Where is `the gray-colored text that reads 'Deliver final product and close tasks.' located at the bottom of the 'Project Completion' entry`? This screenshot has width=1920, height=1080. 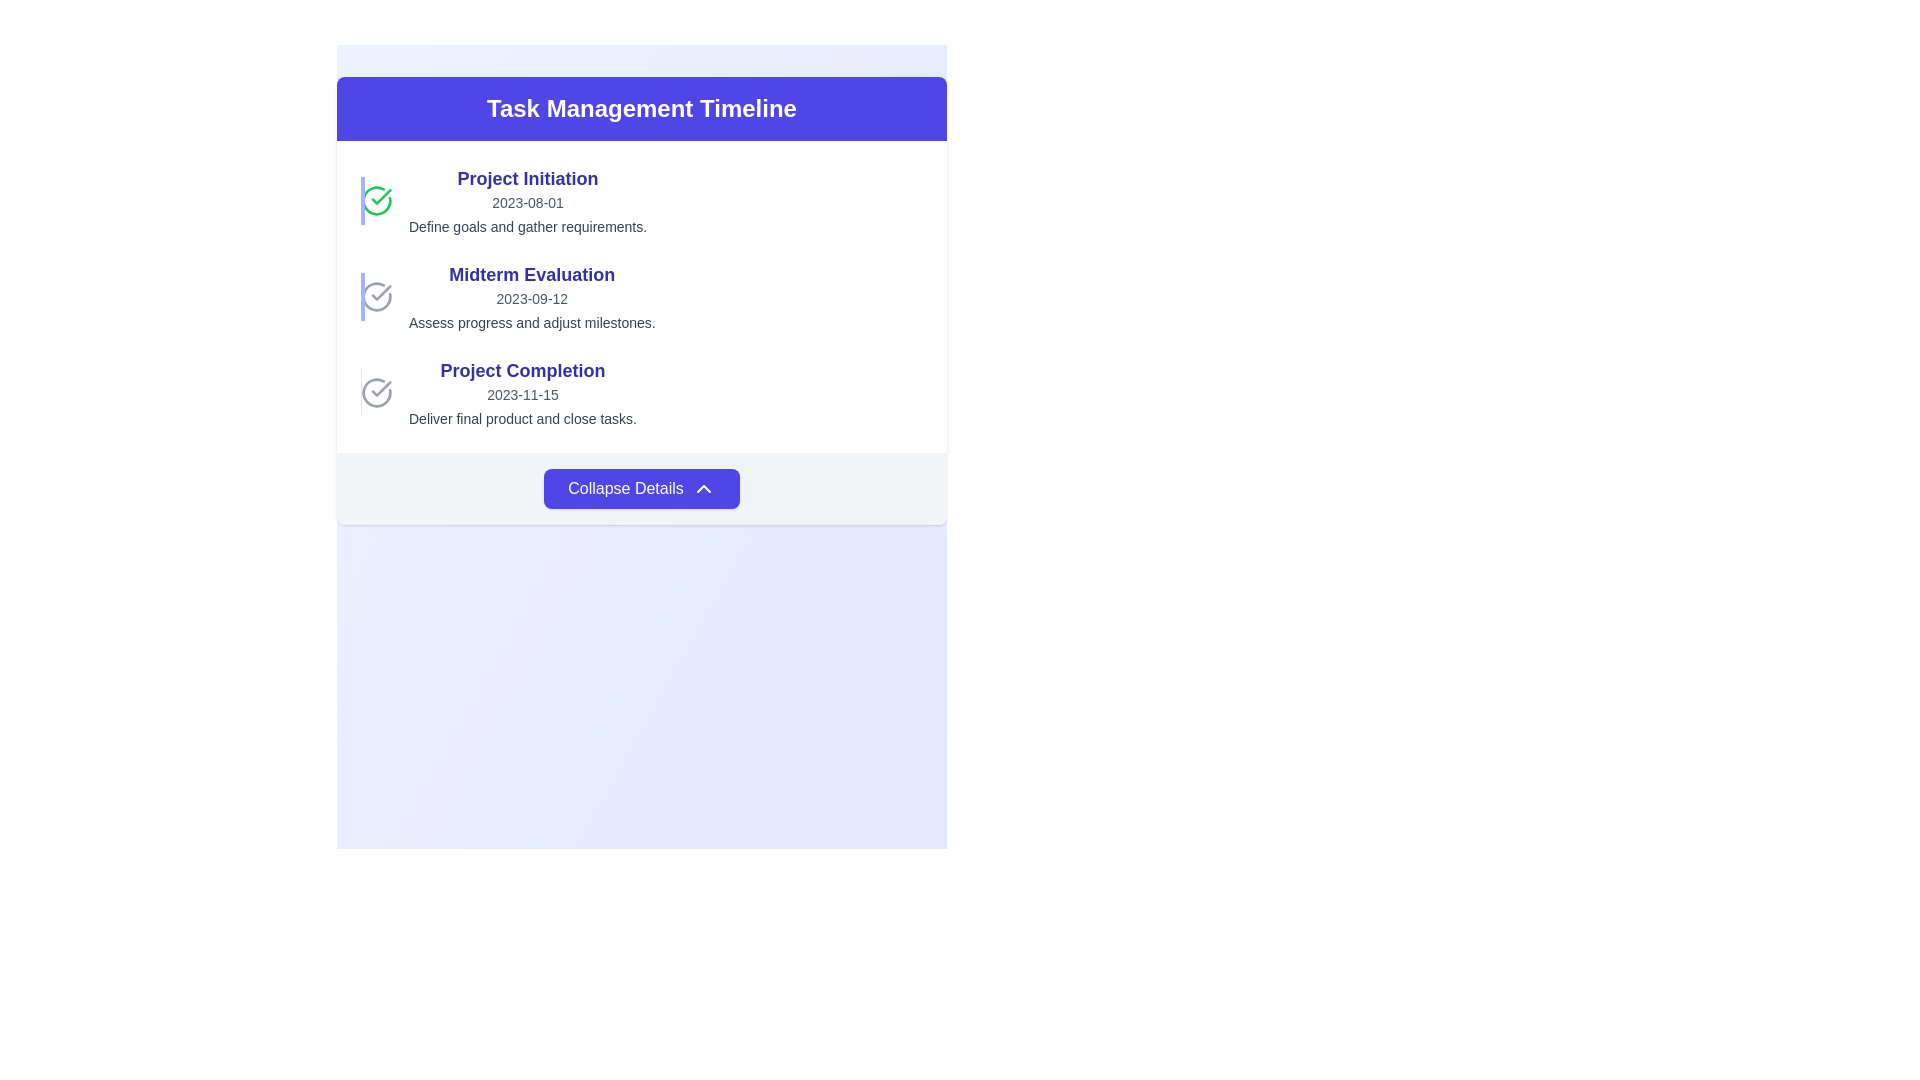 the gray-colored text that reads 'Deliver final product and close tasks.' located at the bottom of the 'Project Completion' entry is located at coordinates (523, 418).